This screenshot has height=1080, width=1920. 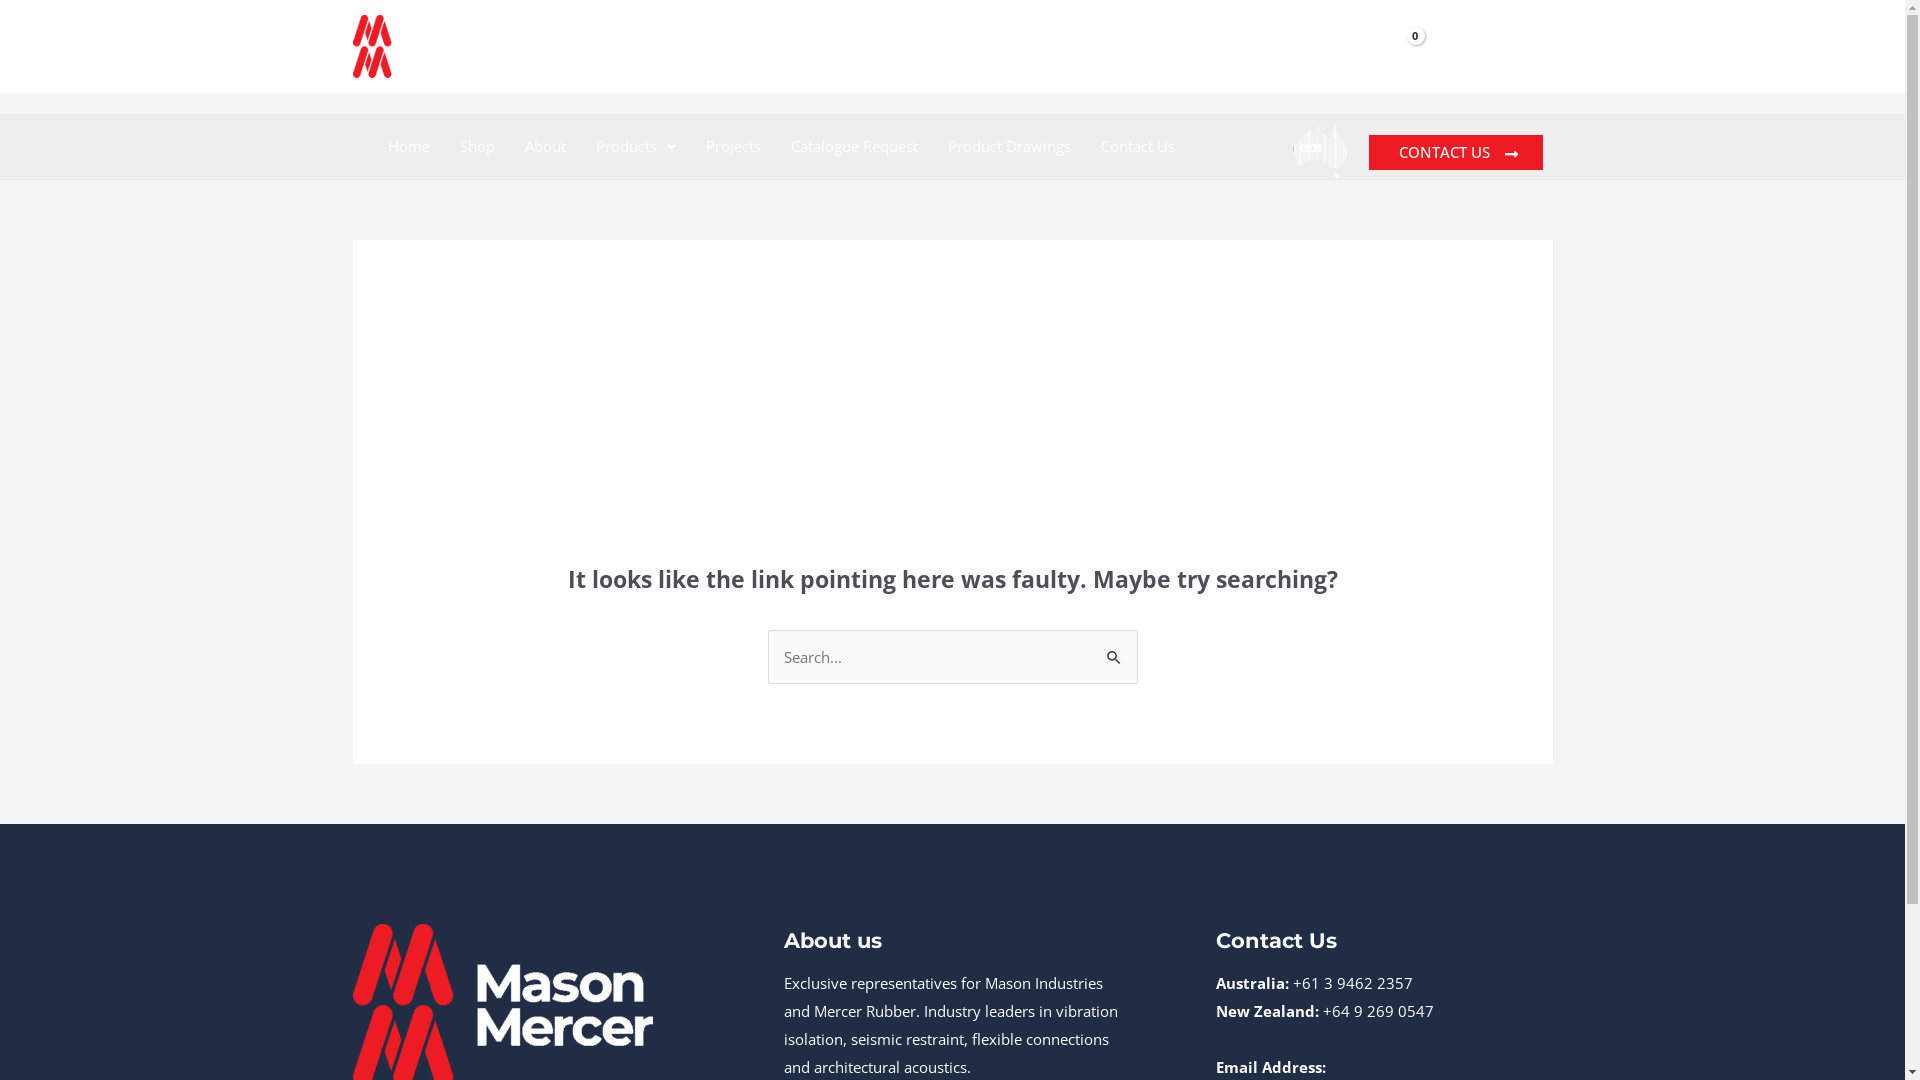 What do you see at coordinates (633, 145) in the screenshot?
I see `'Products'` at bounding box center [633, 145].